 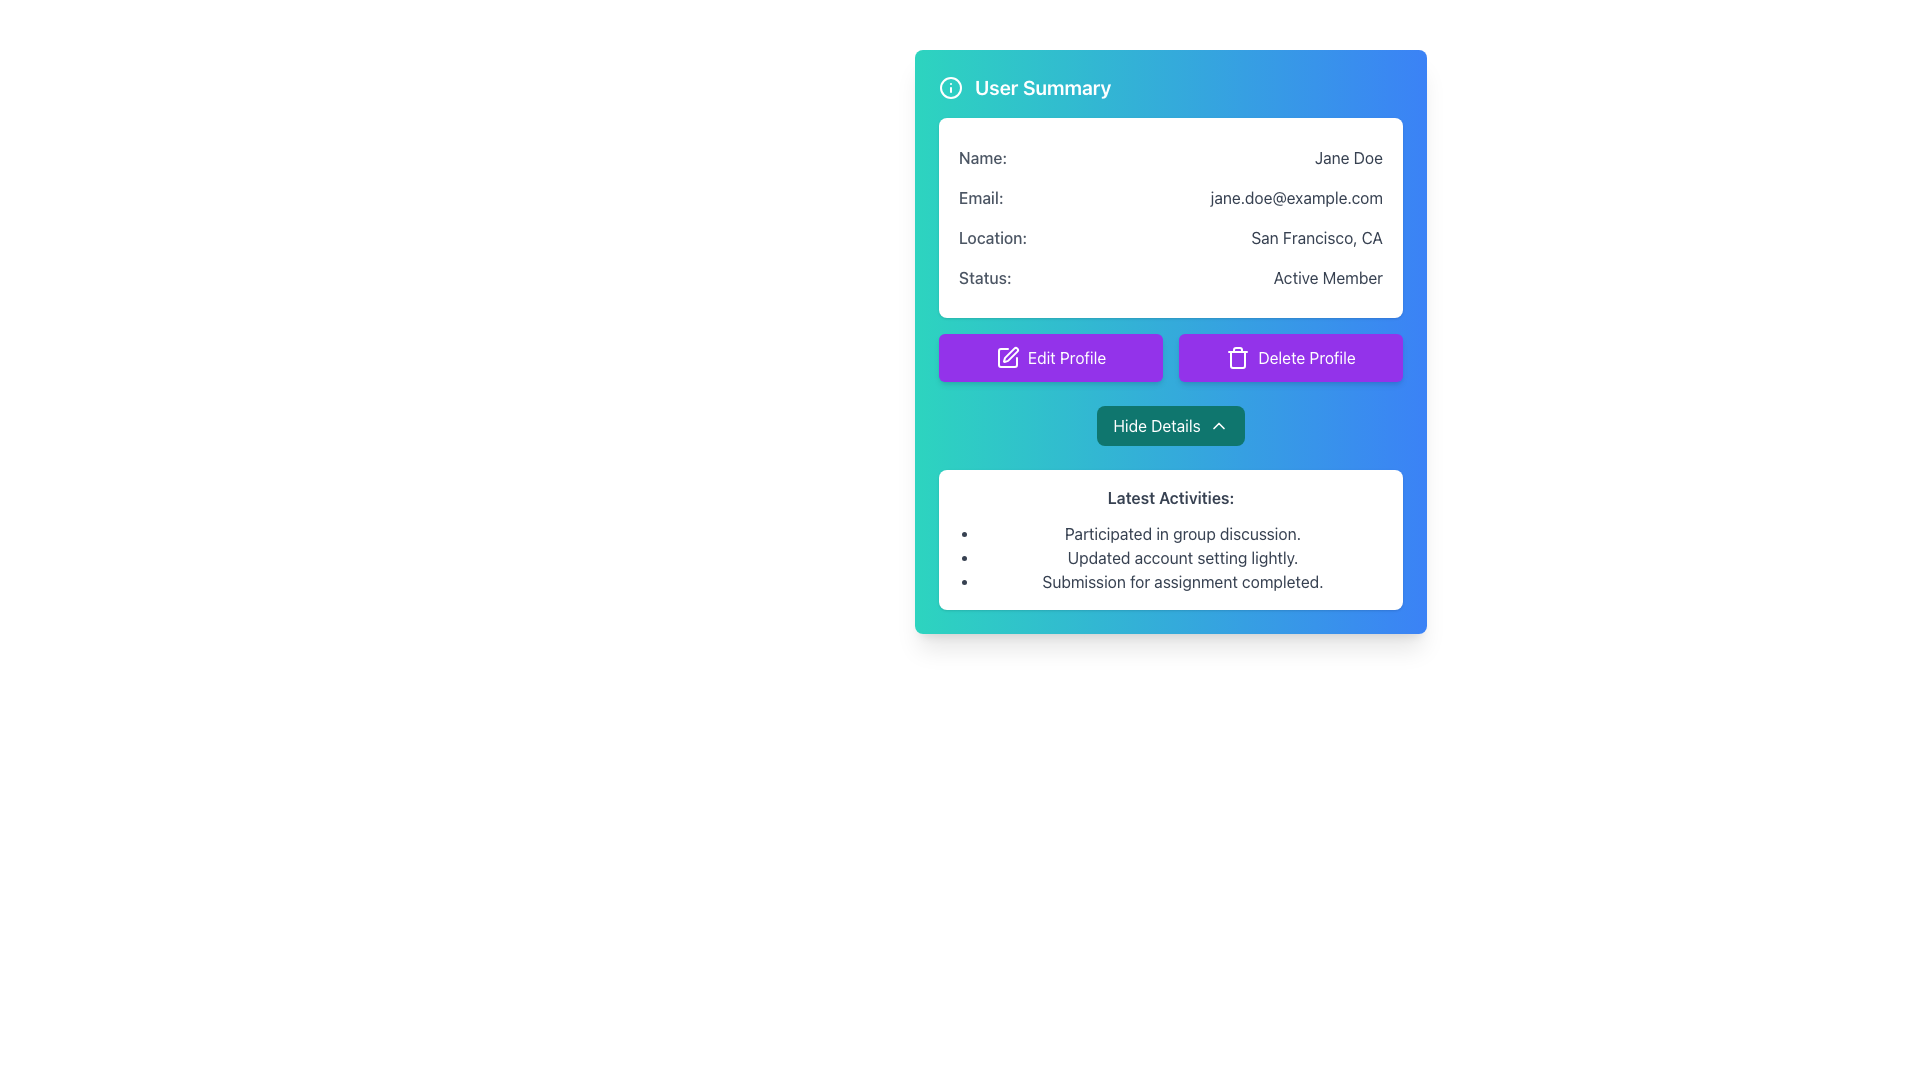 What do you see at coordinates (1042, 87) in the screenshot?
I see `the text label that serves as a header for the user information section, located to the right of the circular 'info' icon in the top-left section of the card` at bounding box center [1042, 87].